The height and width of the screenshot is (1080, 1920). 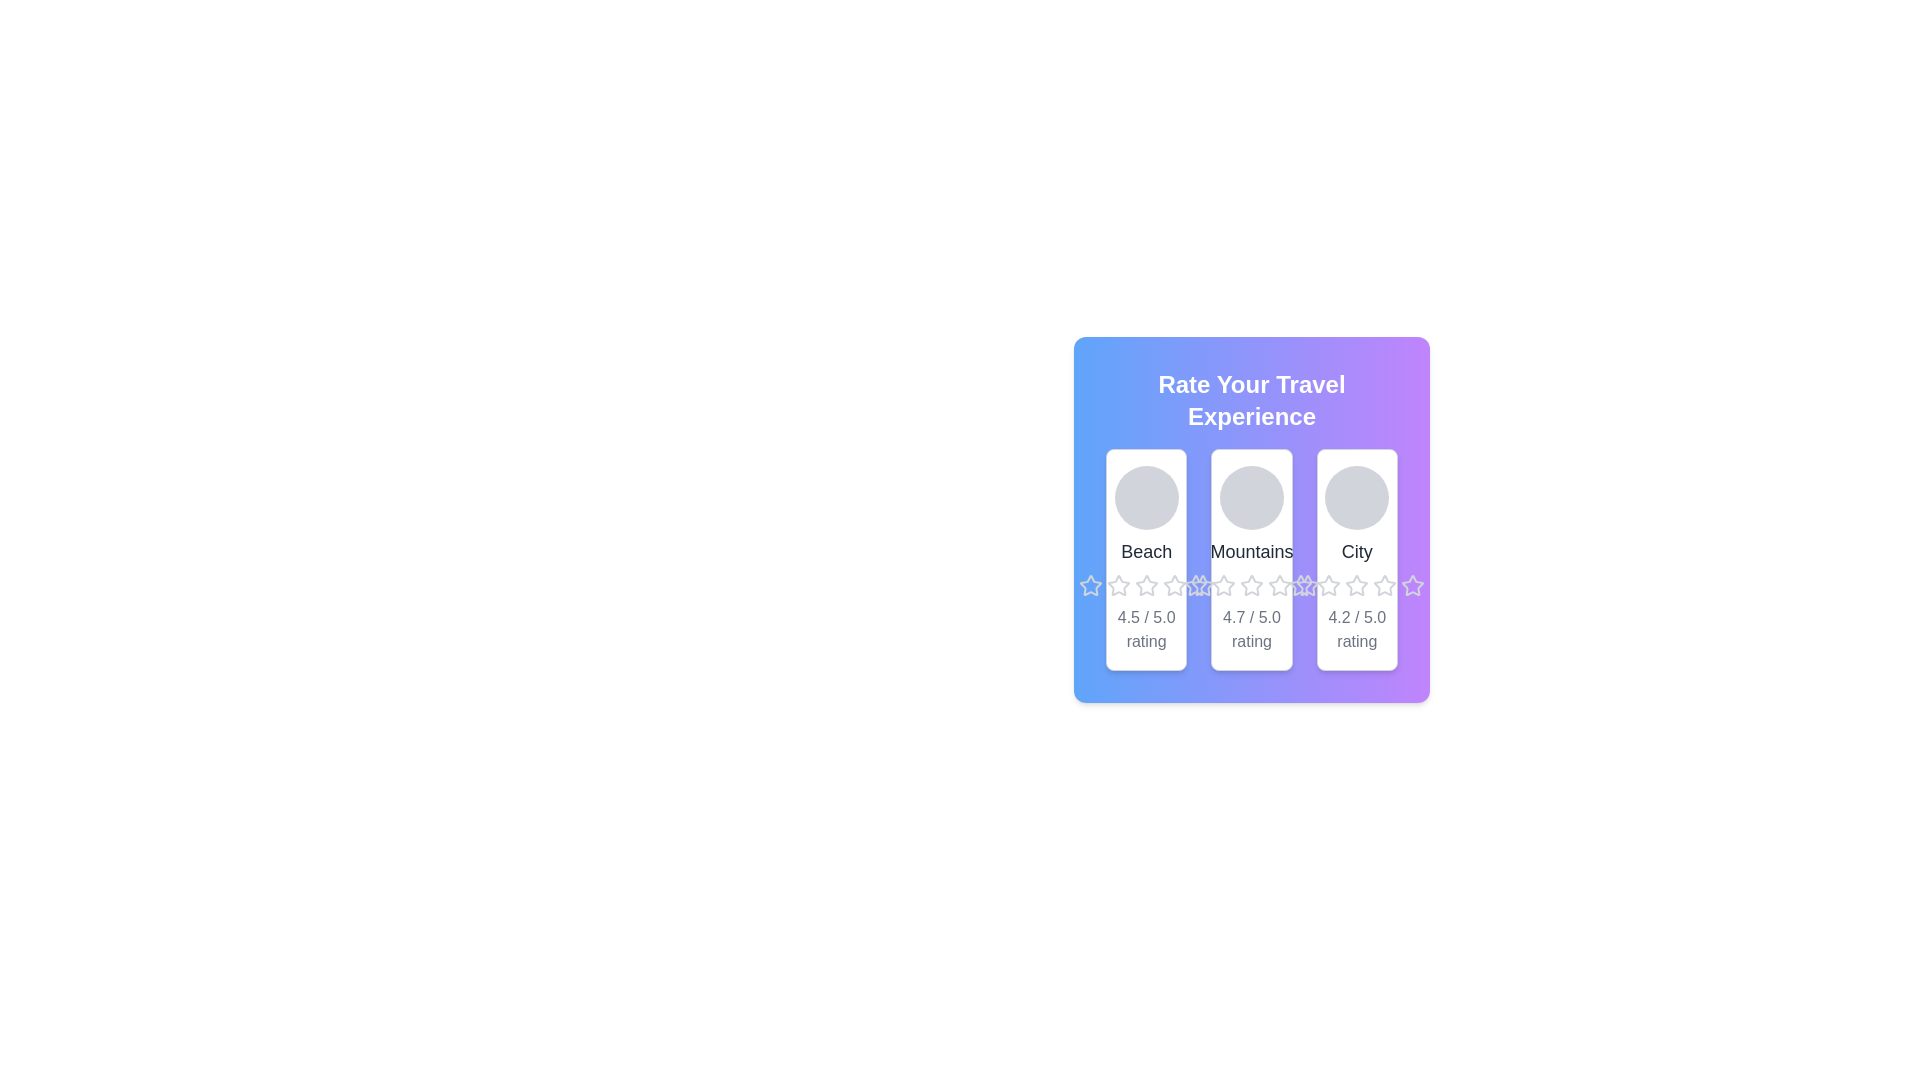 I want to click on the fourth star icon in the rating scale under the 'Beach' rating card, so click(x=1146, y=585).